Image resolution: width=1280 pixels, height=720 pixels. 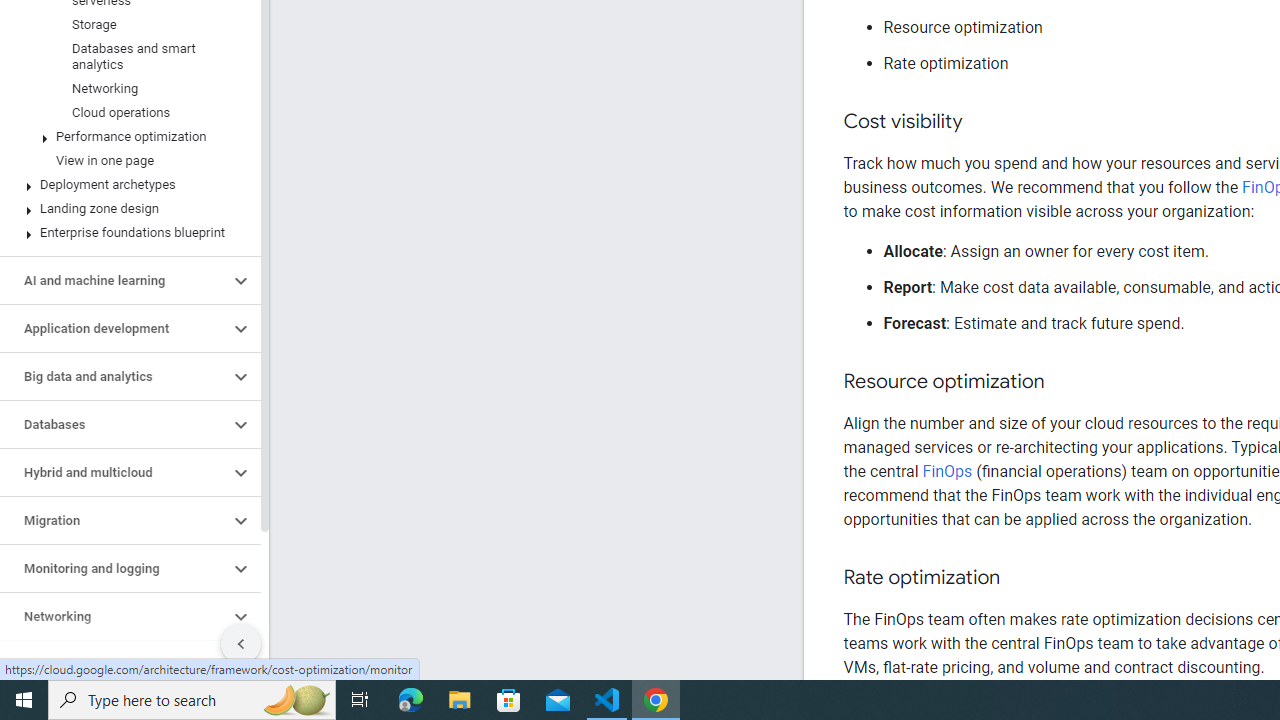 I want to click on 'Storage', so click(x=125, y=24).